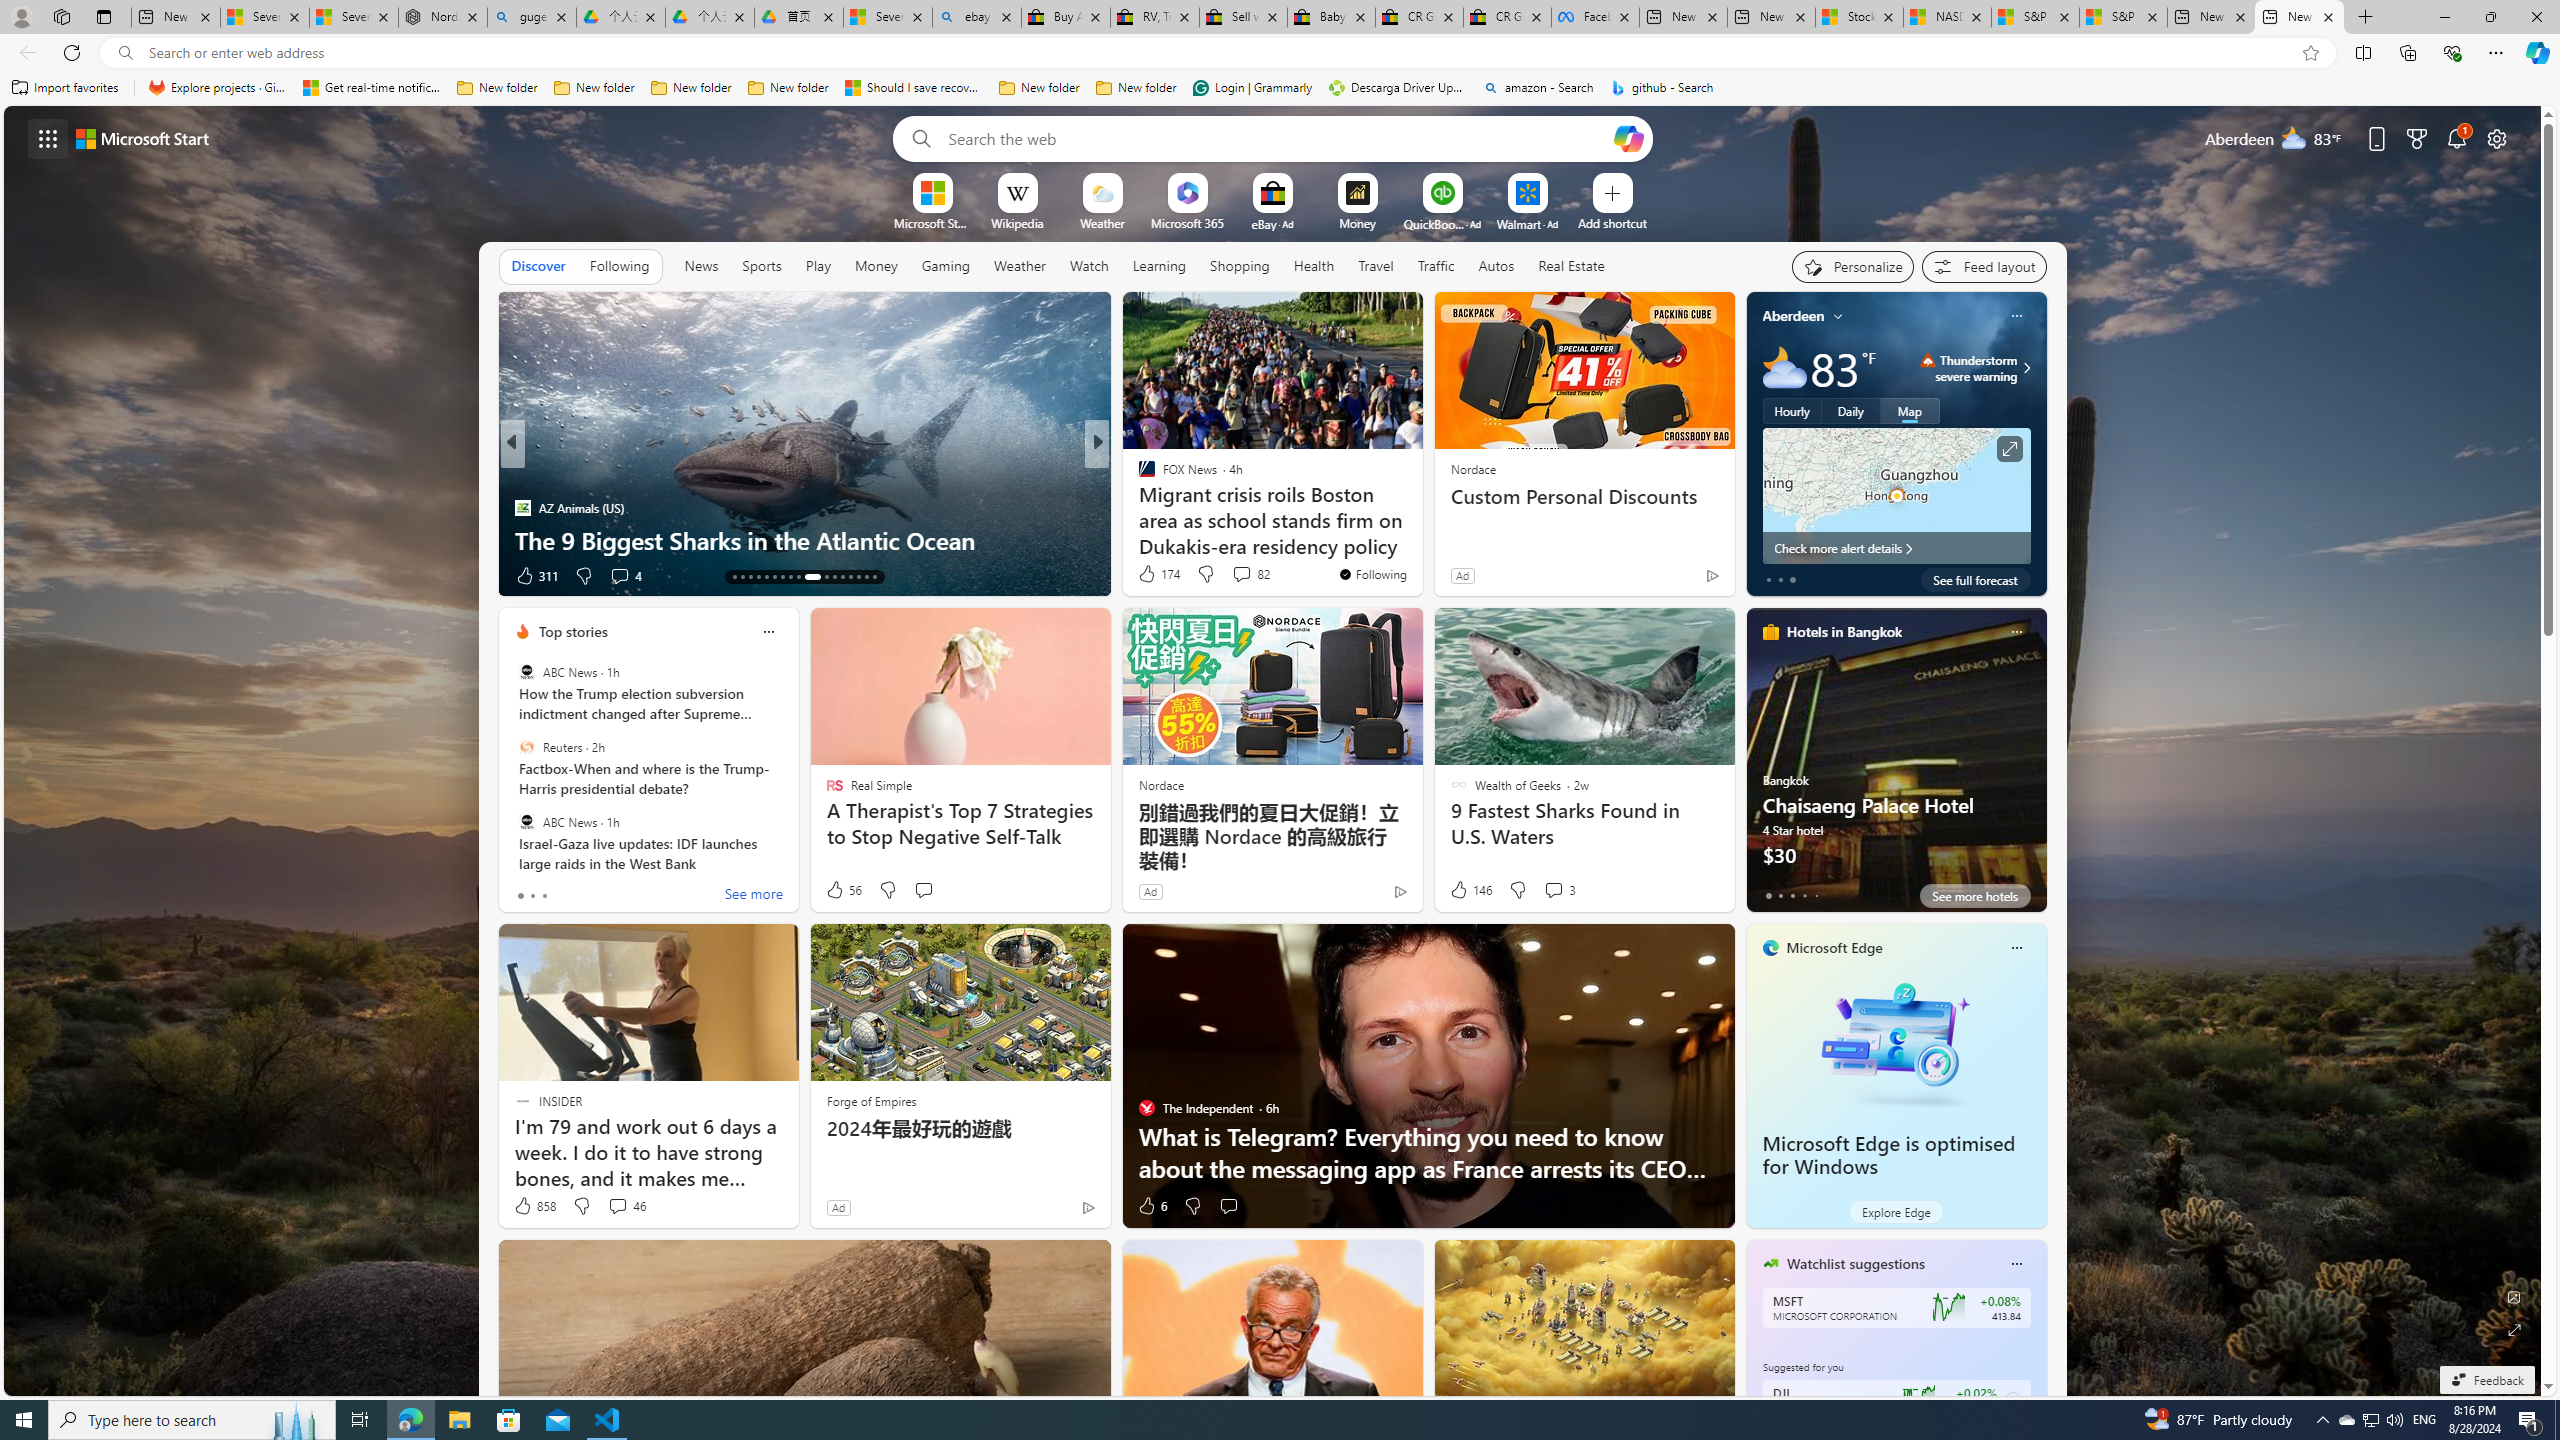 This screenshot has height=1440, width=2560. What do you see at coordinates (1239, 575) in the screenshot?
I see `'View comments 10 Comment'` at bounding box center [1239, 575].